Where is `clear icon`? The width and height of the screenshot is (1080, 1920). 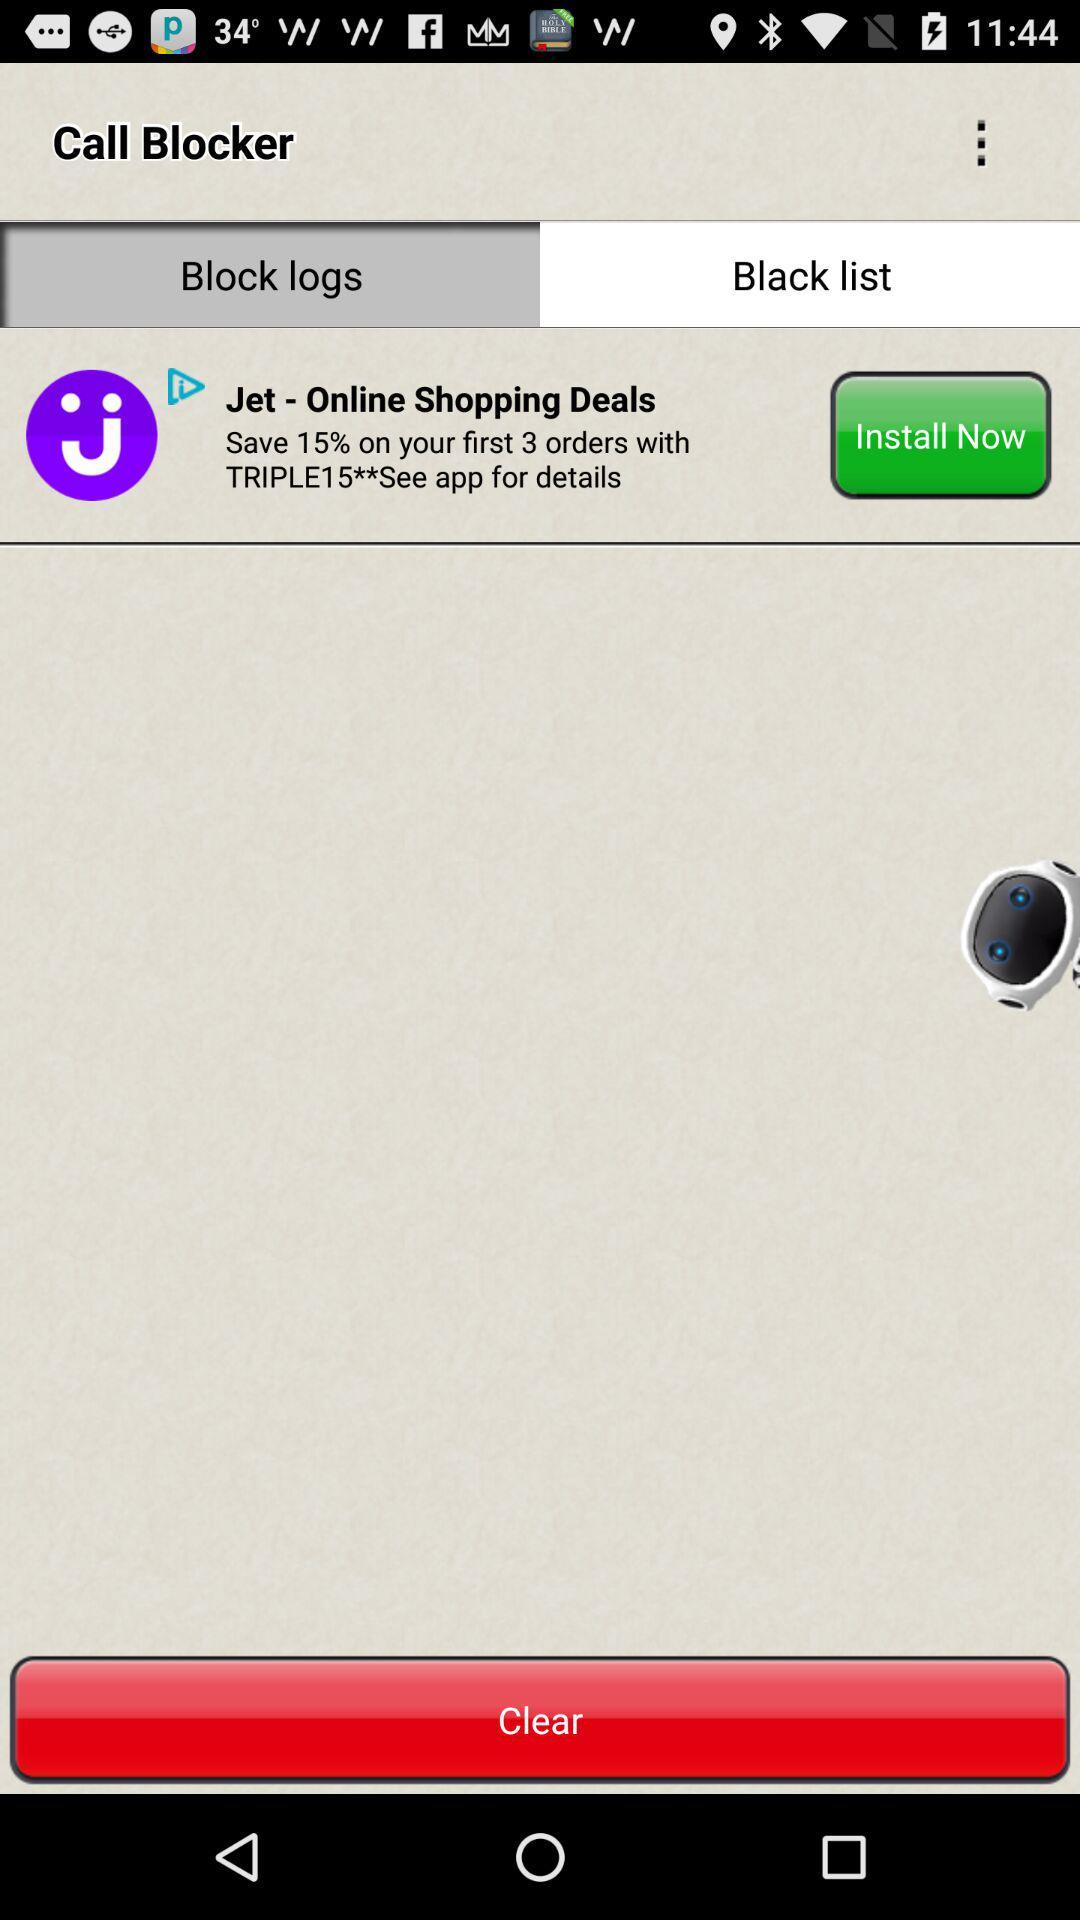 clear icon is located at coordinates (540, 1719).